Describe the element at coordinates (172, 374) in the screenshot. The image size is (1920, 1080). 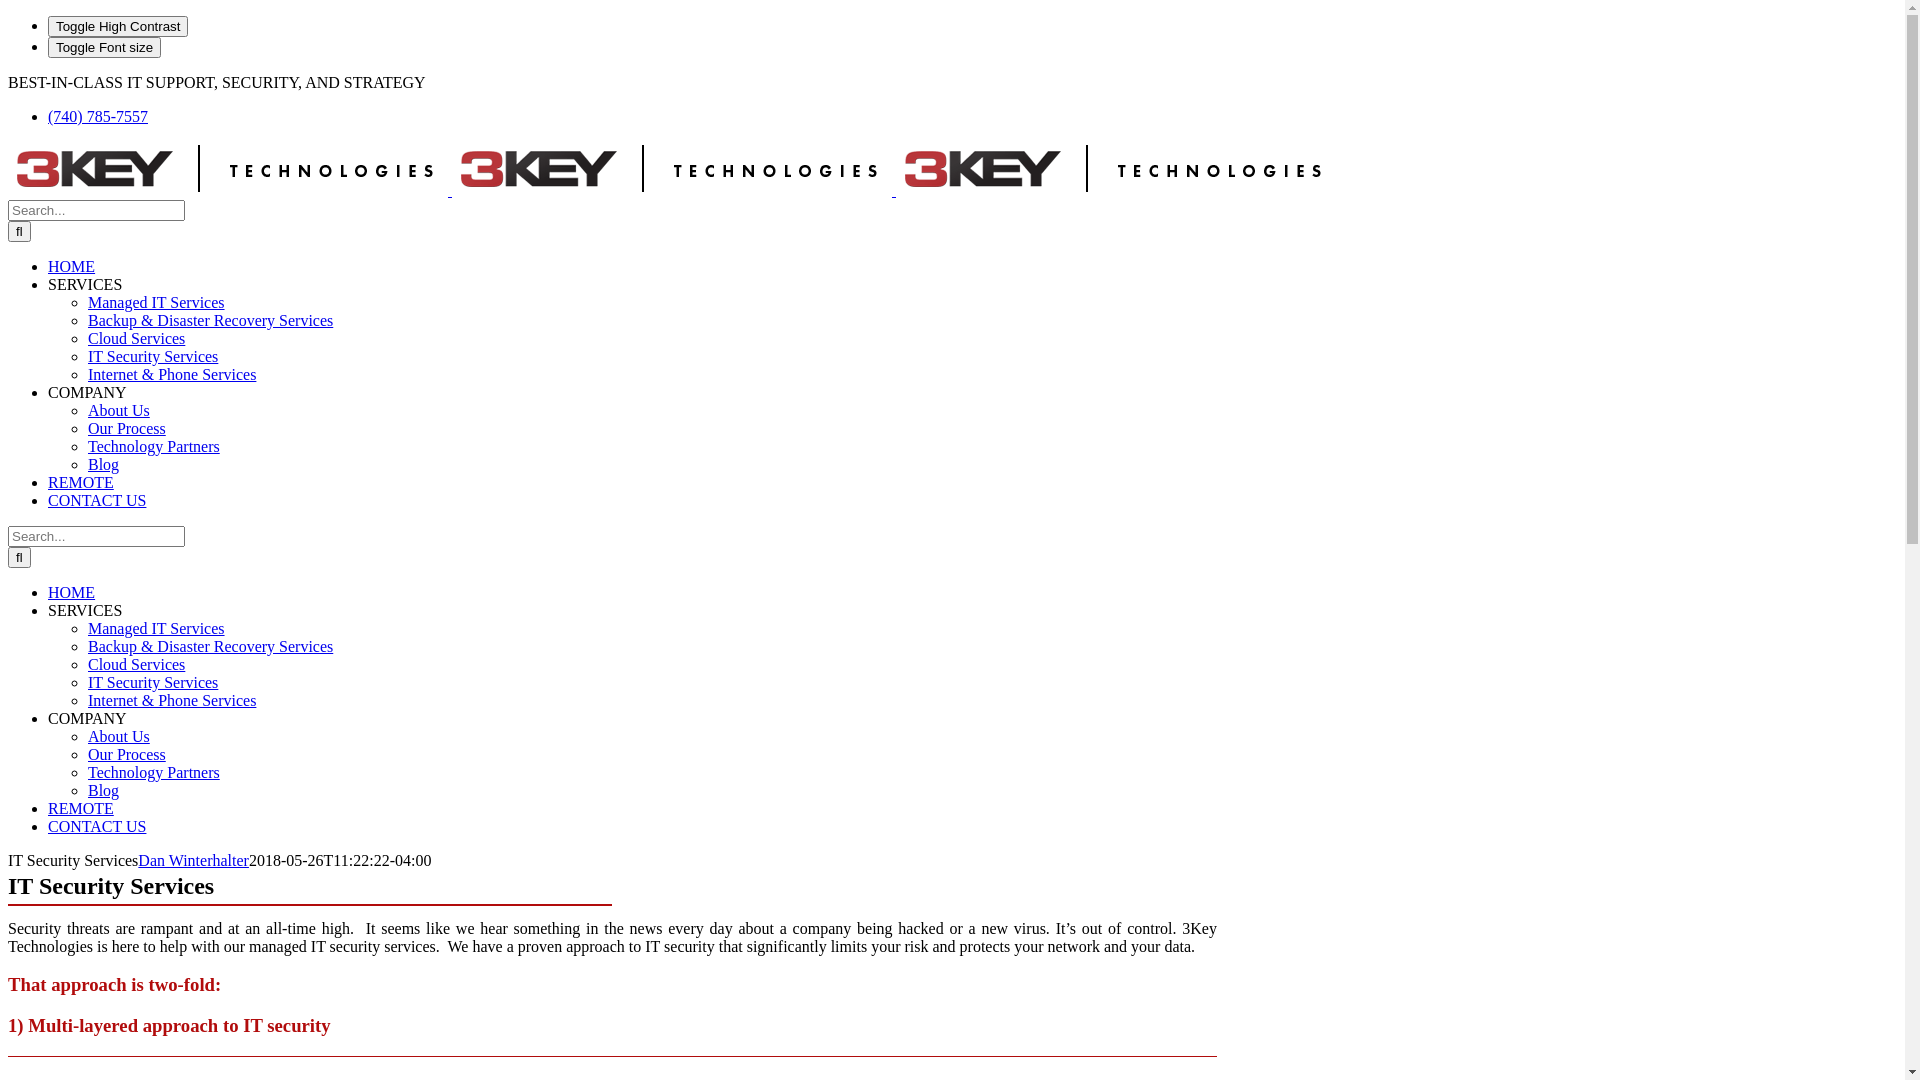
I see `'Internet & Phone Services'` at that location.